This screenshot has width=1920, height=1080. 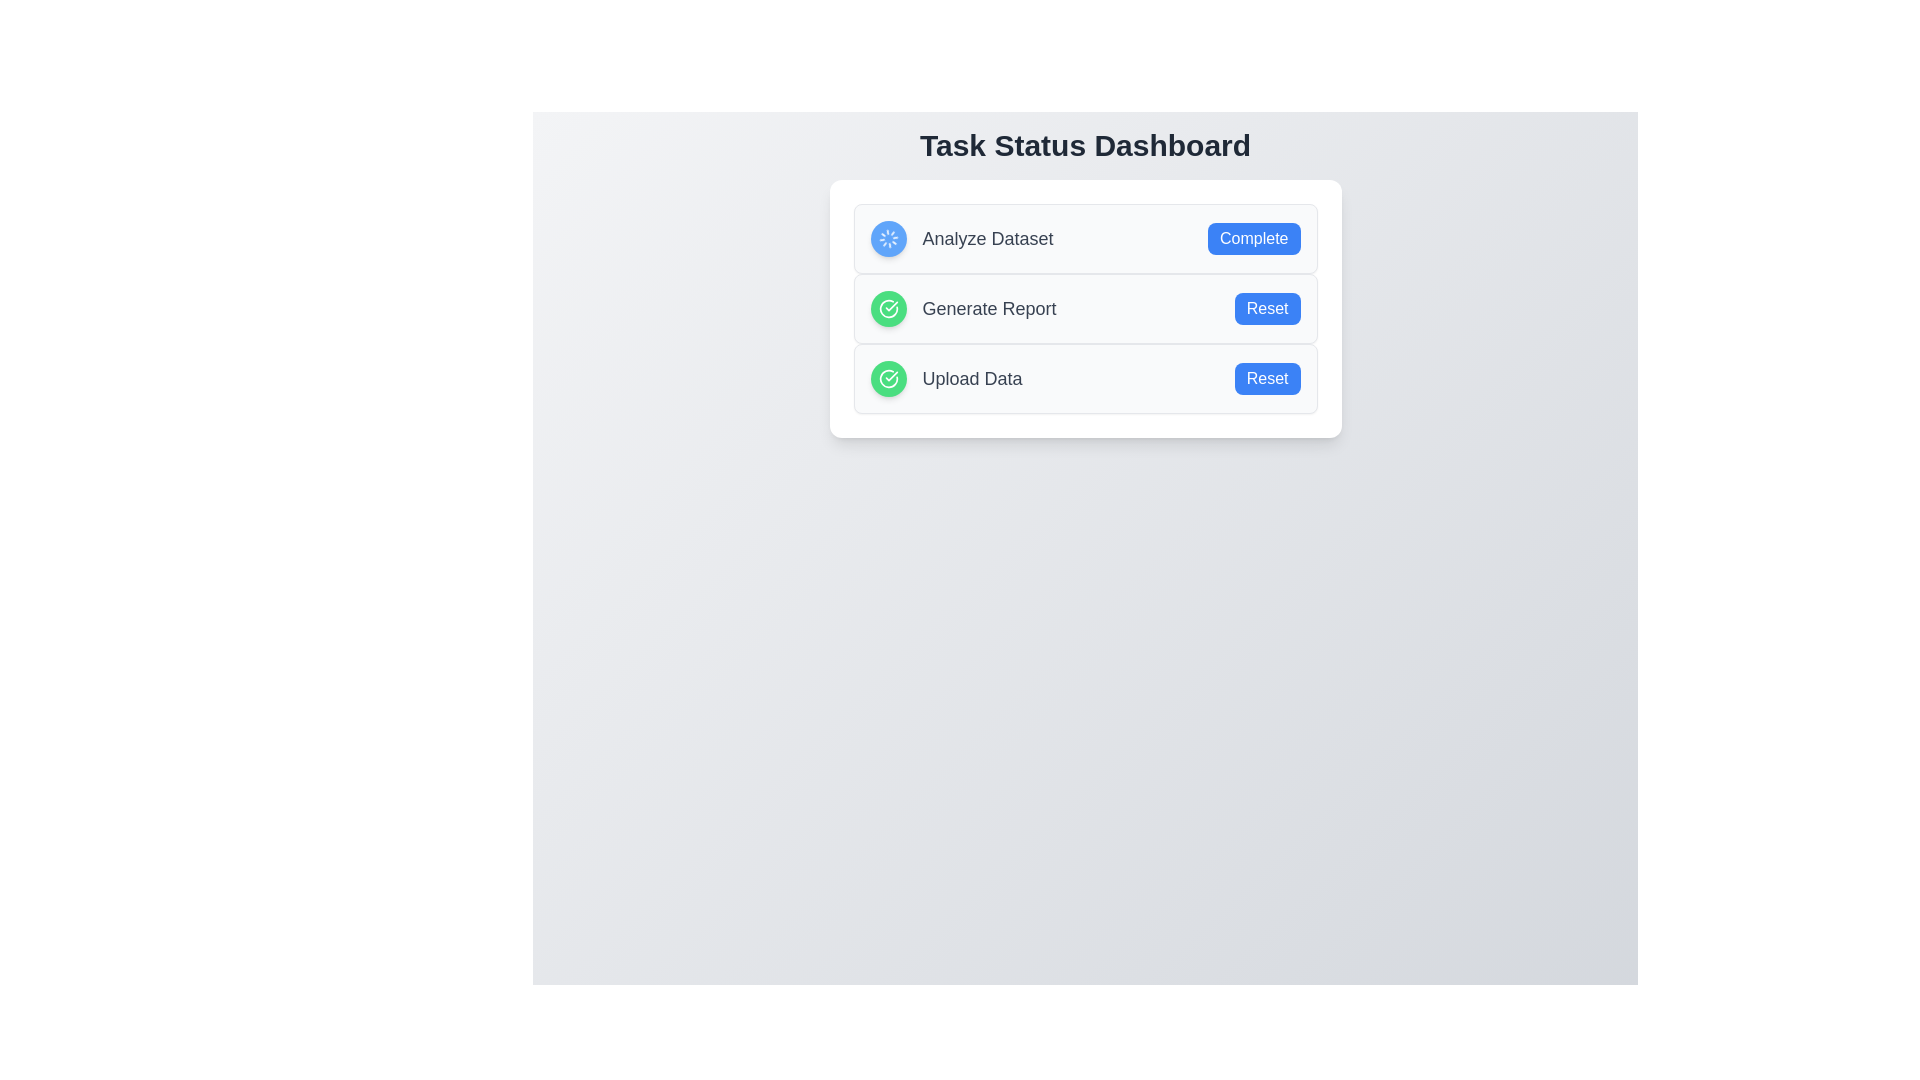 I want to click on the 'Generate Report' label with a circular green icon and a white check mark, which is the second item in the vertical stack of items, so click(x=963, y=308).